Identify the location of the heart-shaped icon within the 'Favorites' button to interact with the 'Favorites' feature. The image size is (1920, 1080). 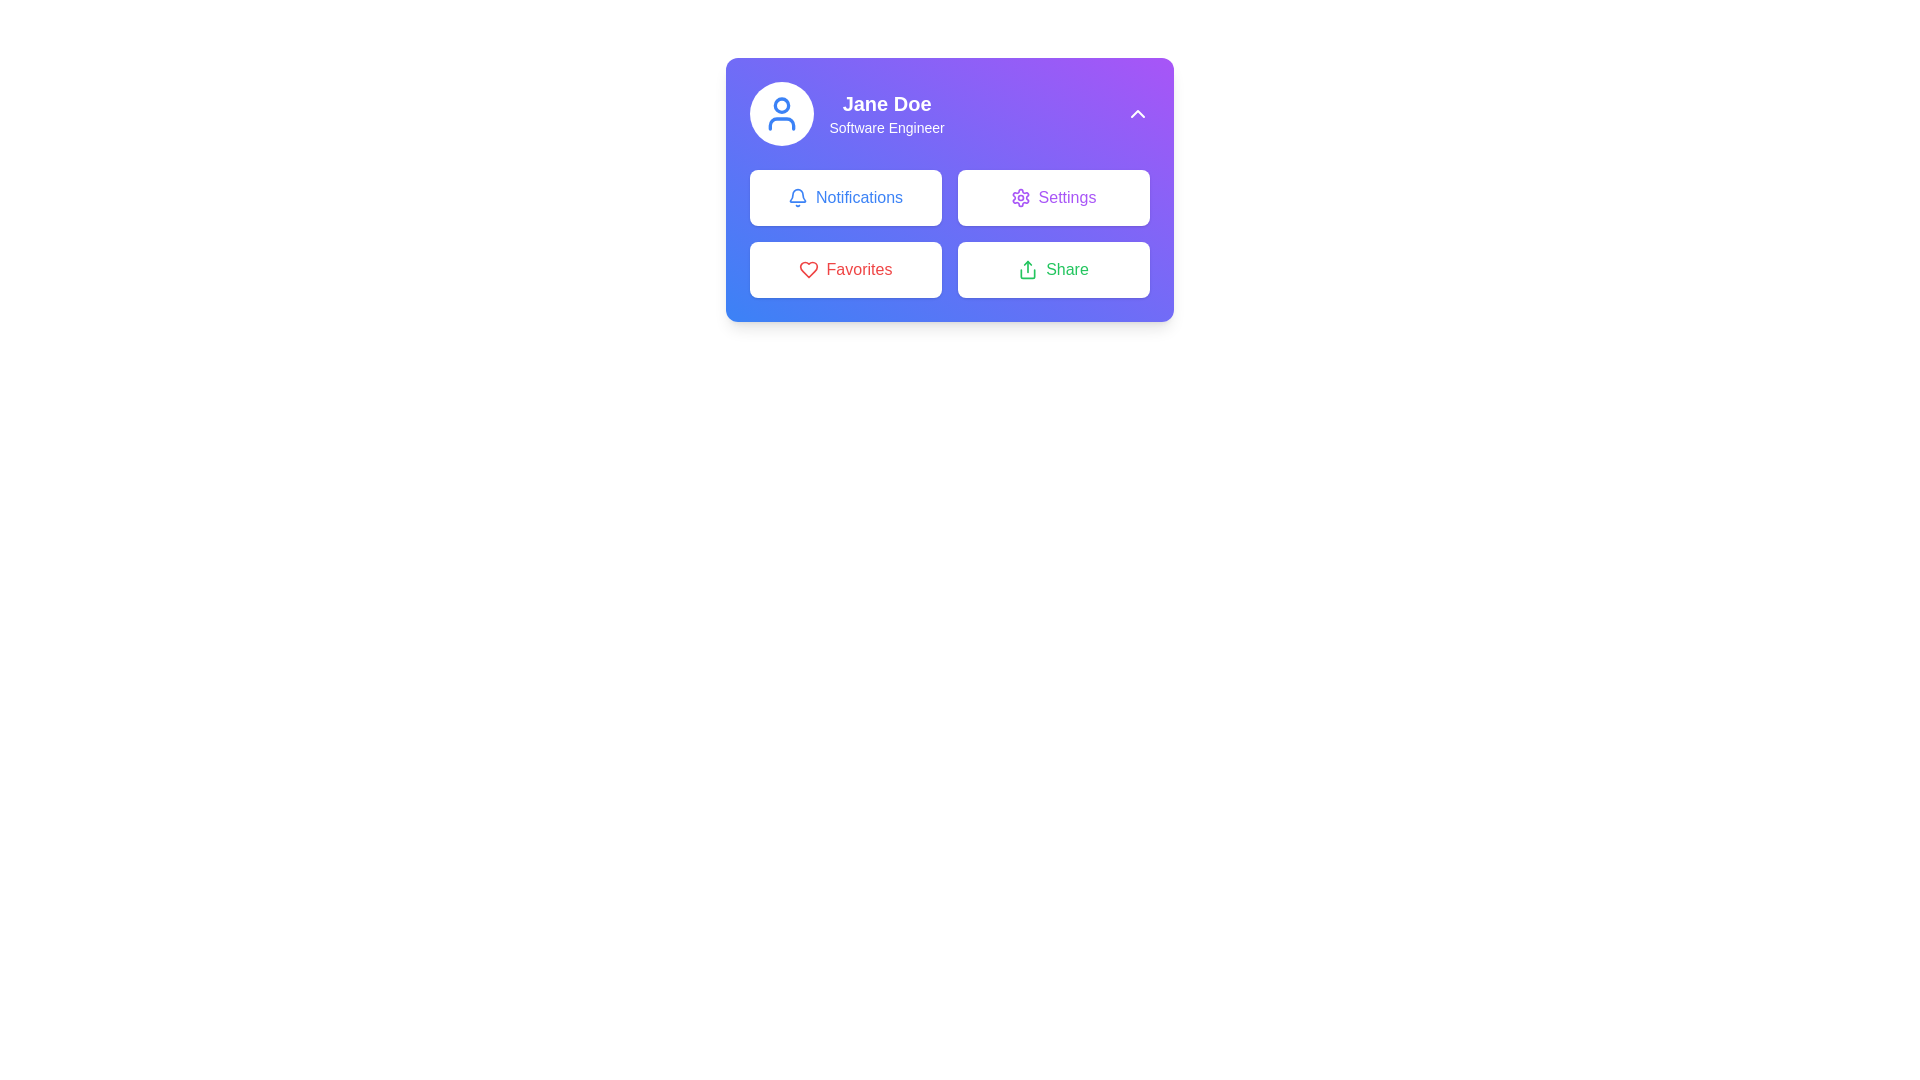
(808, 270).